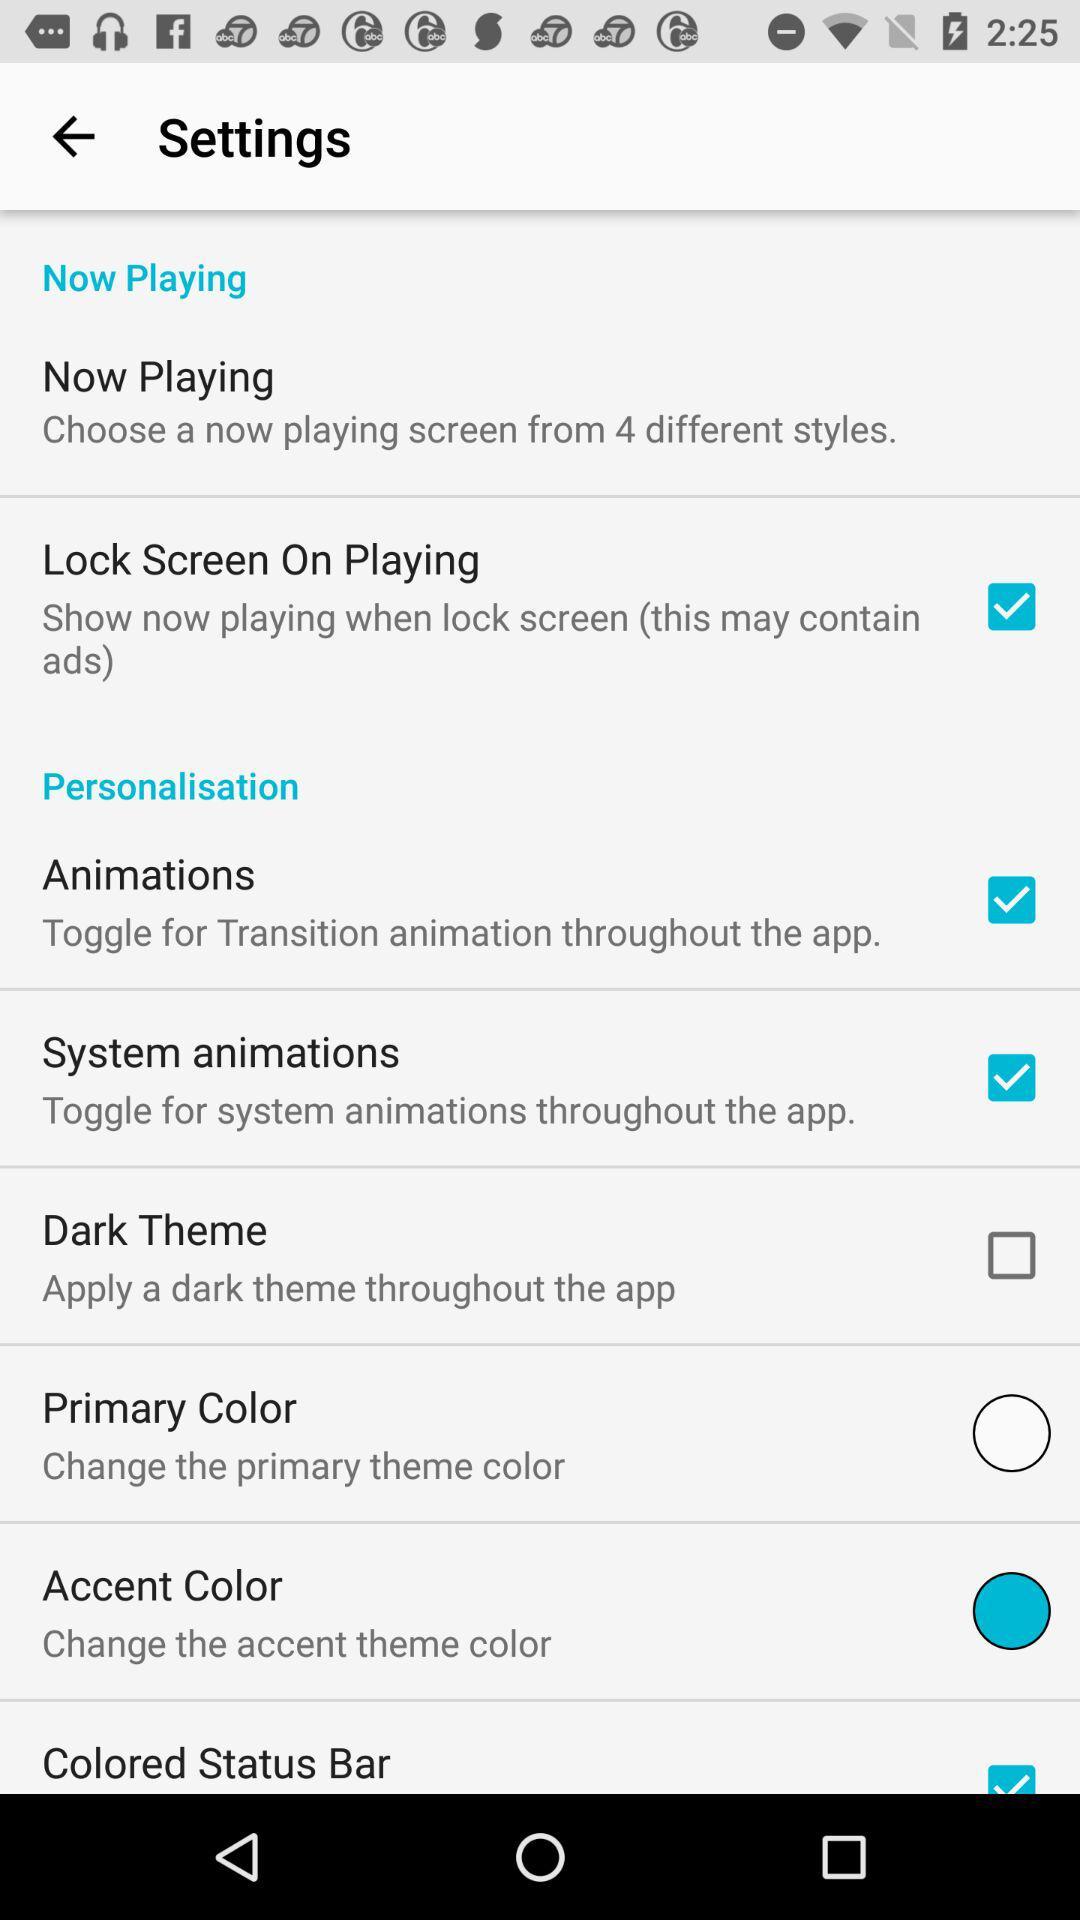  Describe the element at coordinates (357, 1286) in the screenshot. I see `item below dark theme` at that location.